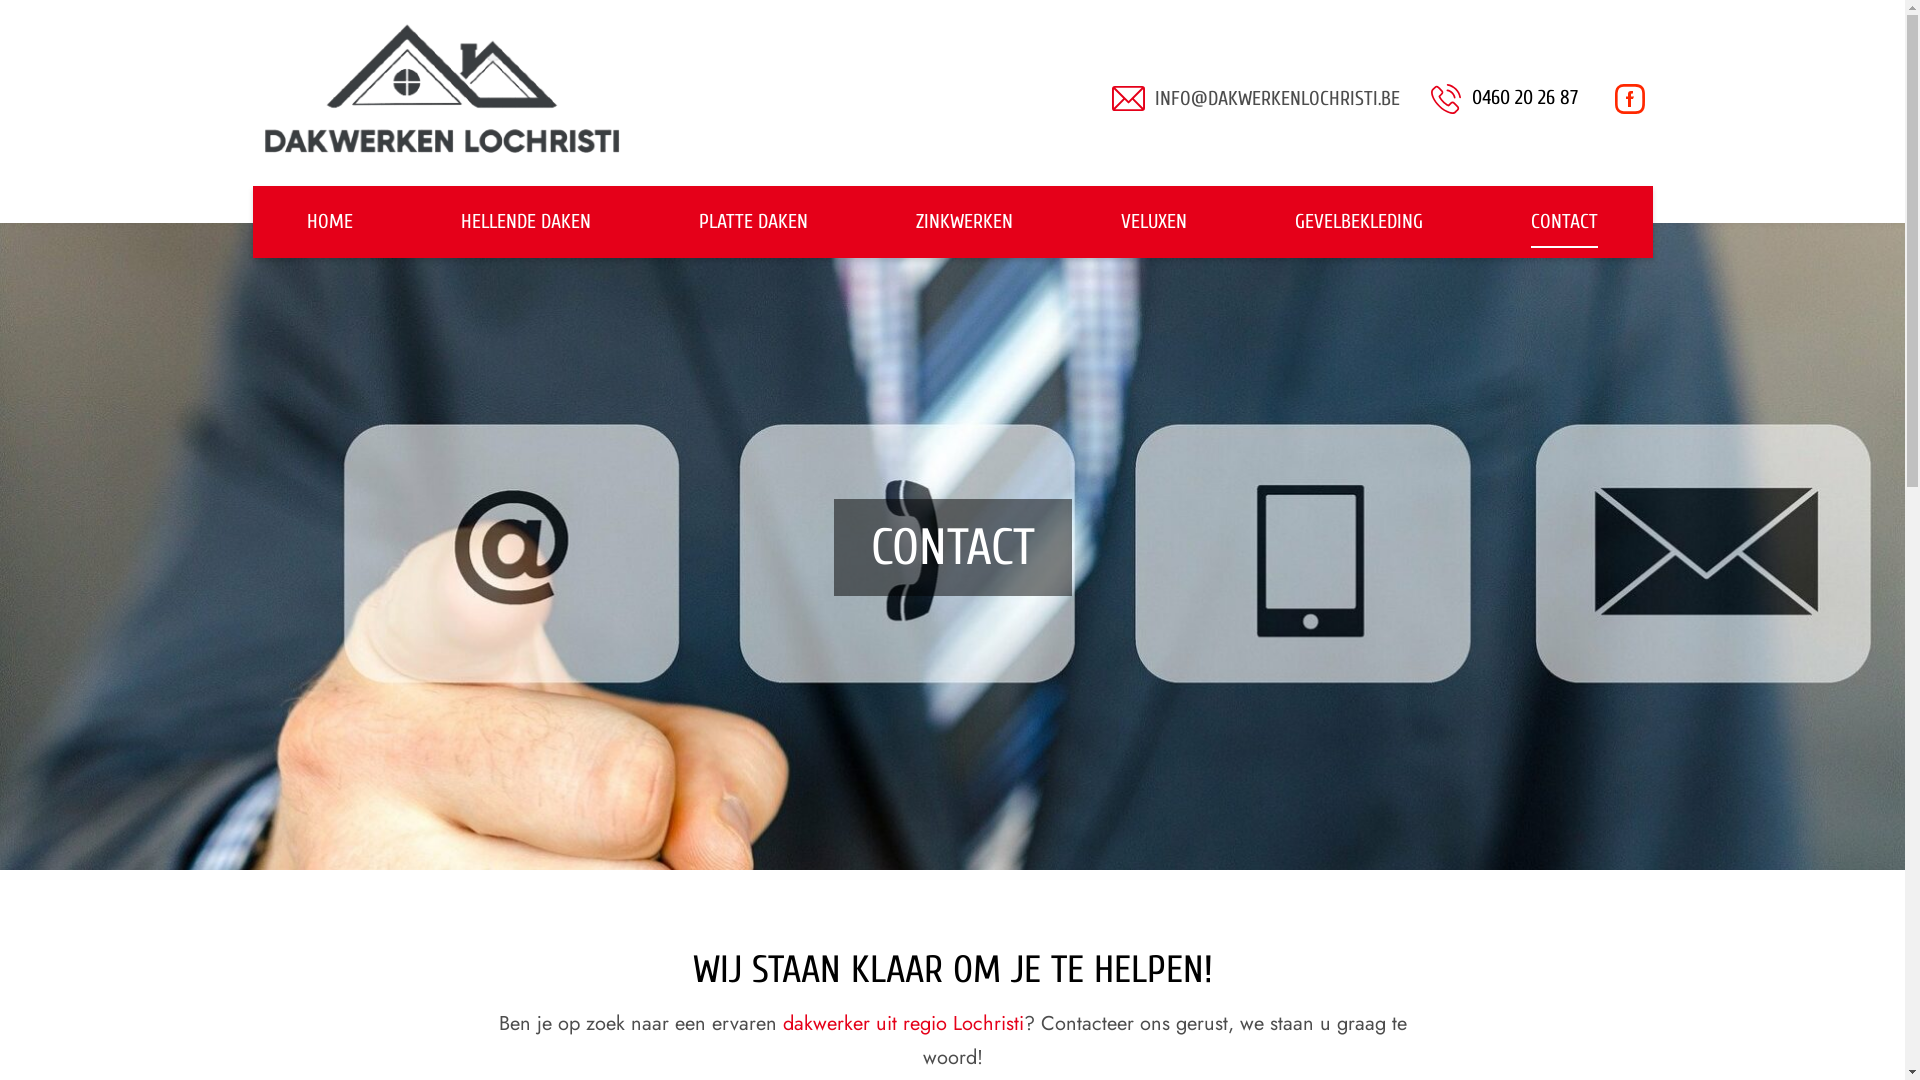  What do you see at coordinates (526, 222) in the screenshot?
I see `'HELLENDE DAKEN'` at bounding box center [526, 222].